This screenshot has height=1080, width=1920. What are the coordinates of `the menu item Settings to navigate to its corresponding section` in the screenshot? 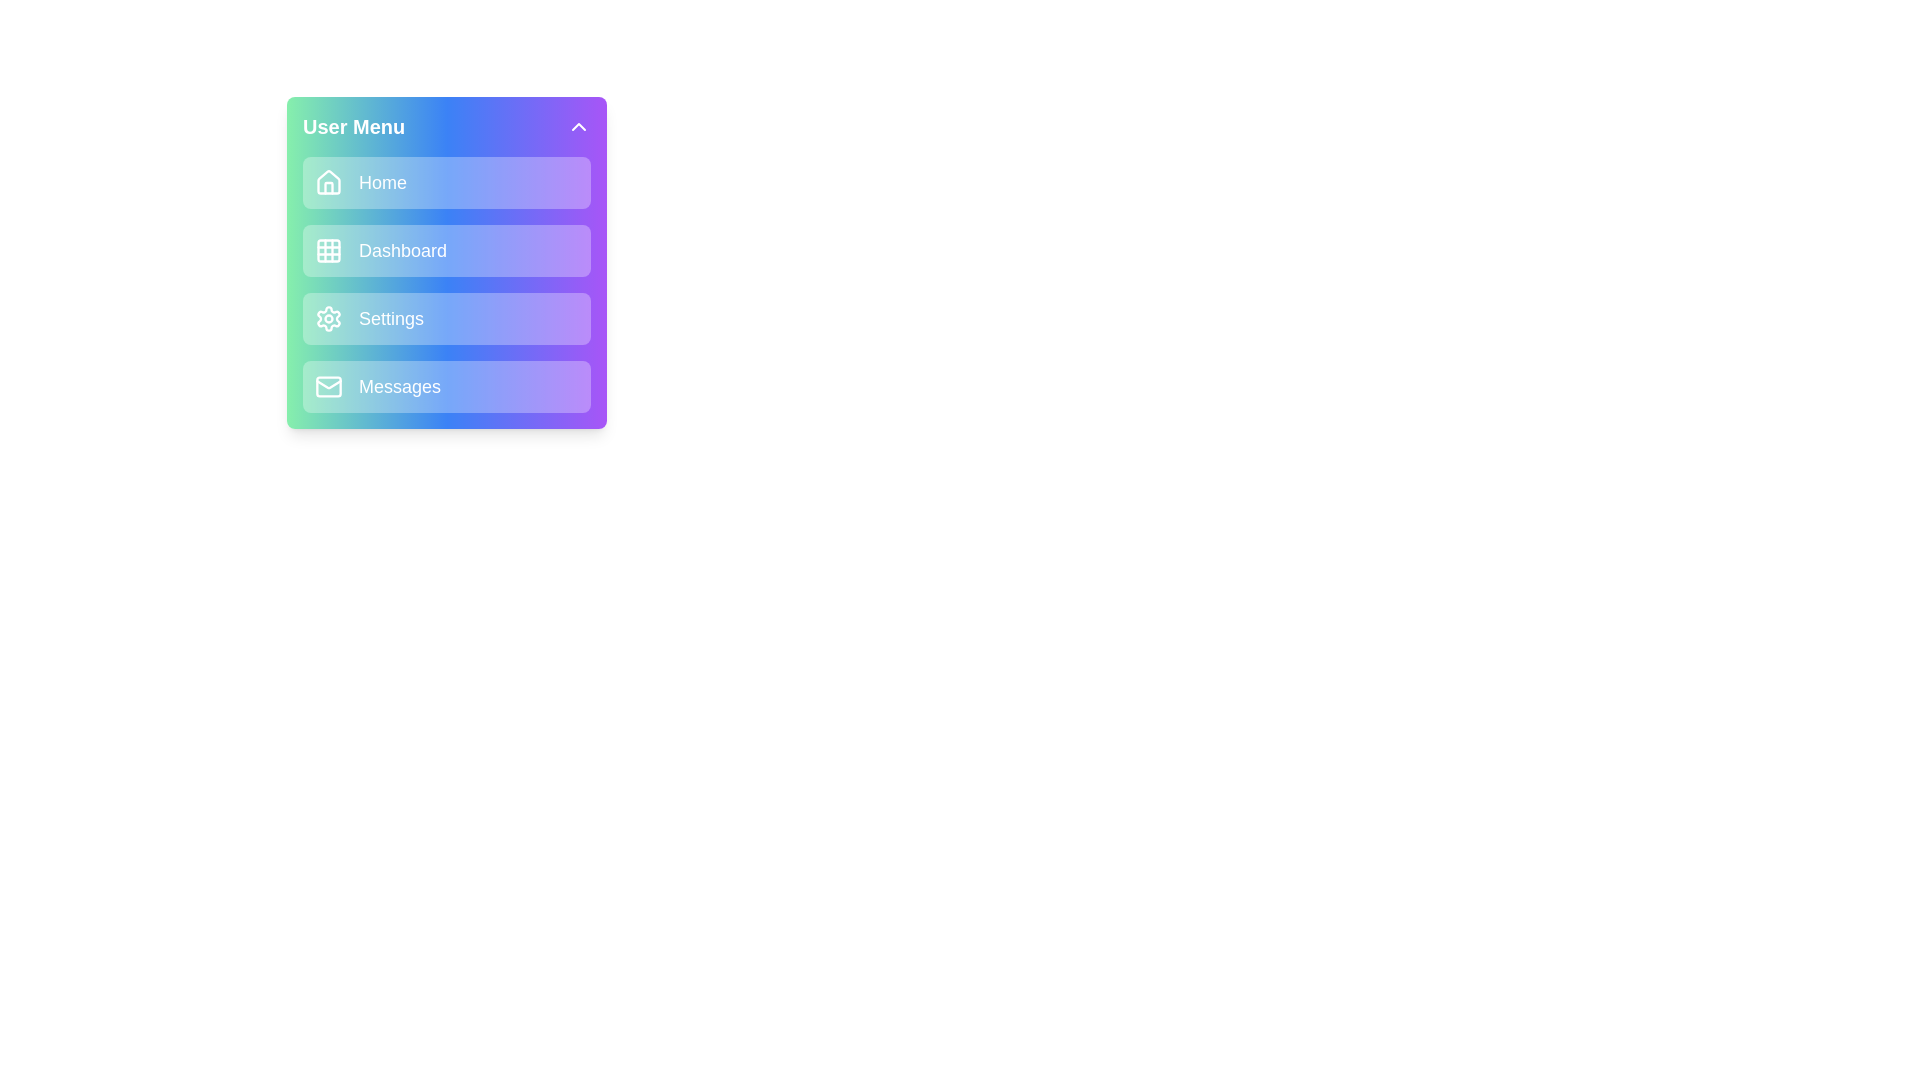 It's located at (445, 318).